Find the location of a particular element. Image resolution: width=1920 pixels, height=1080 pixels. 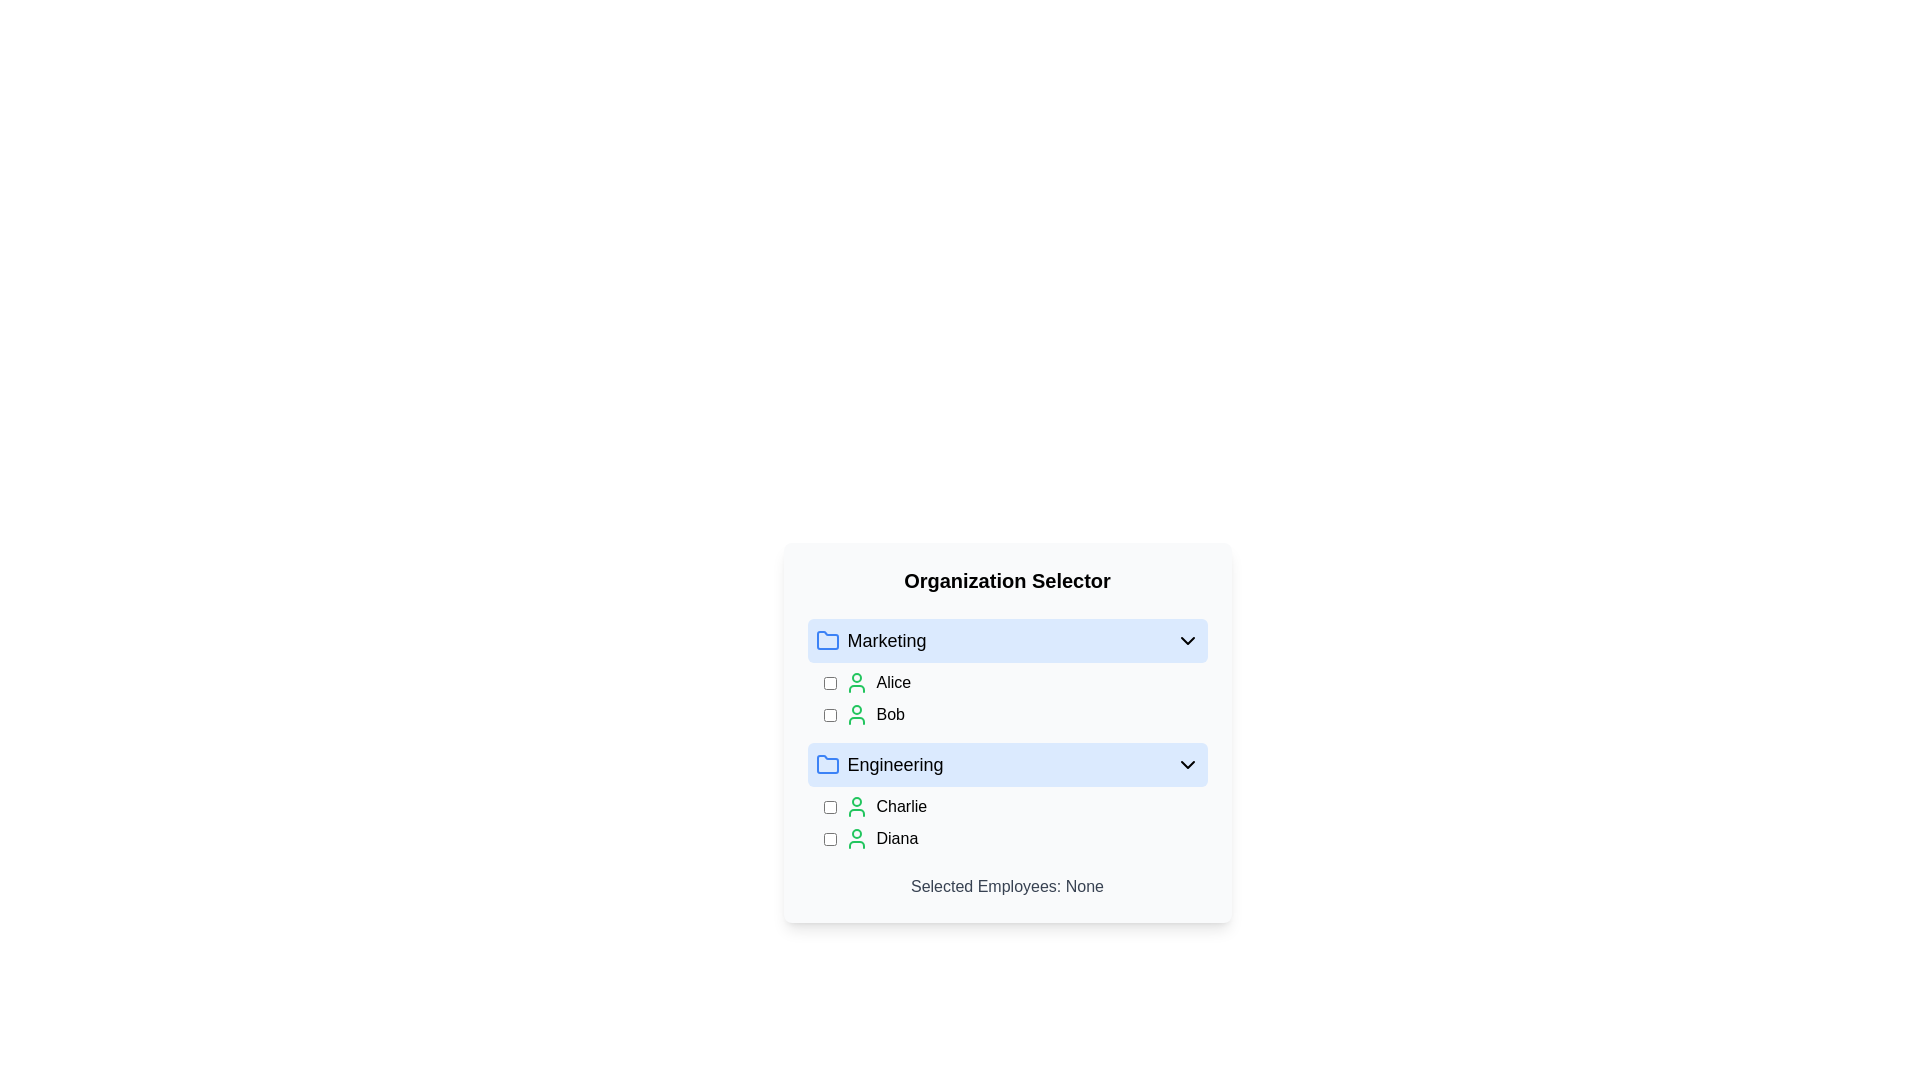

the 'Marketing' text label, which is adjacent to a blue folder icon and located within a blue-highlighted area beneath the 'Organization Selector' heading is located at coordinates (871, 640).